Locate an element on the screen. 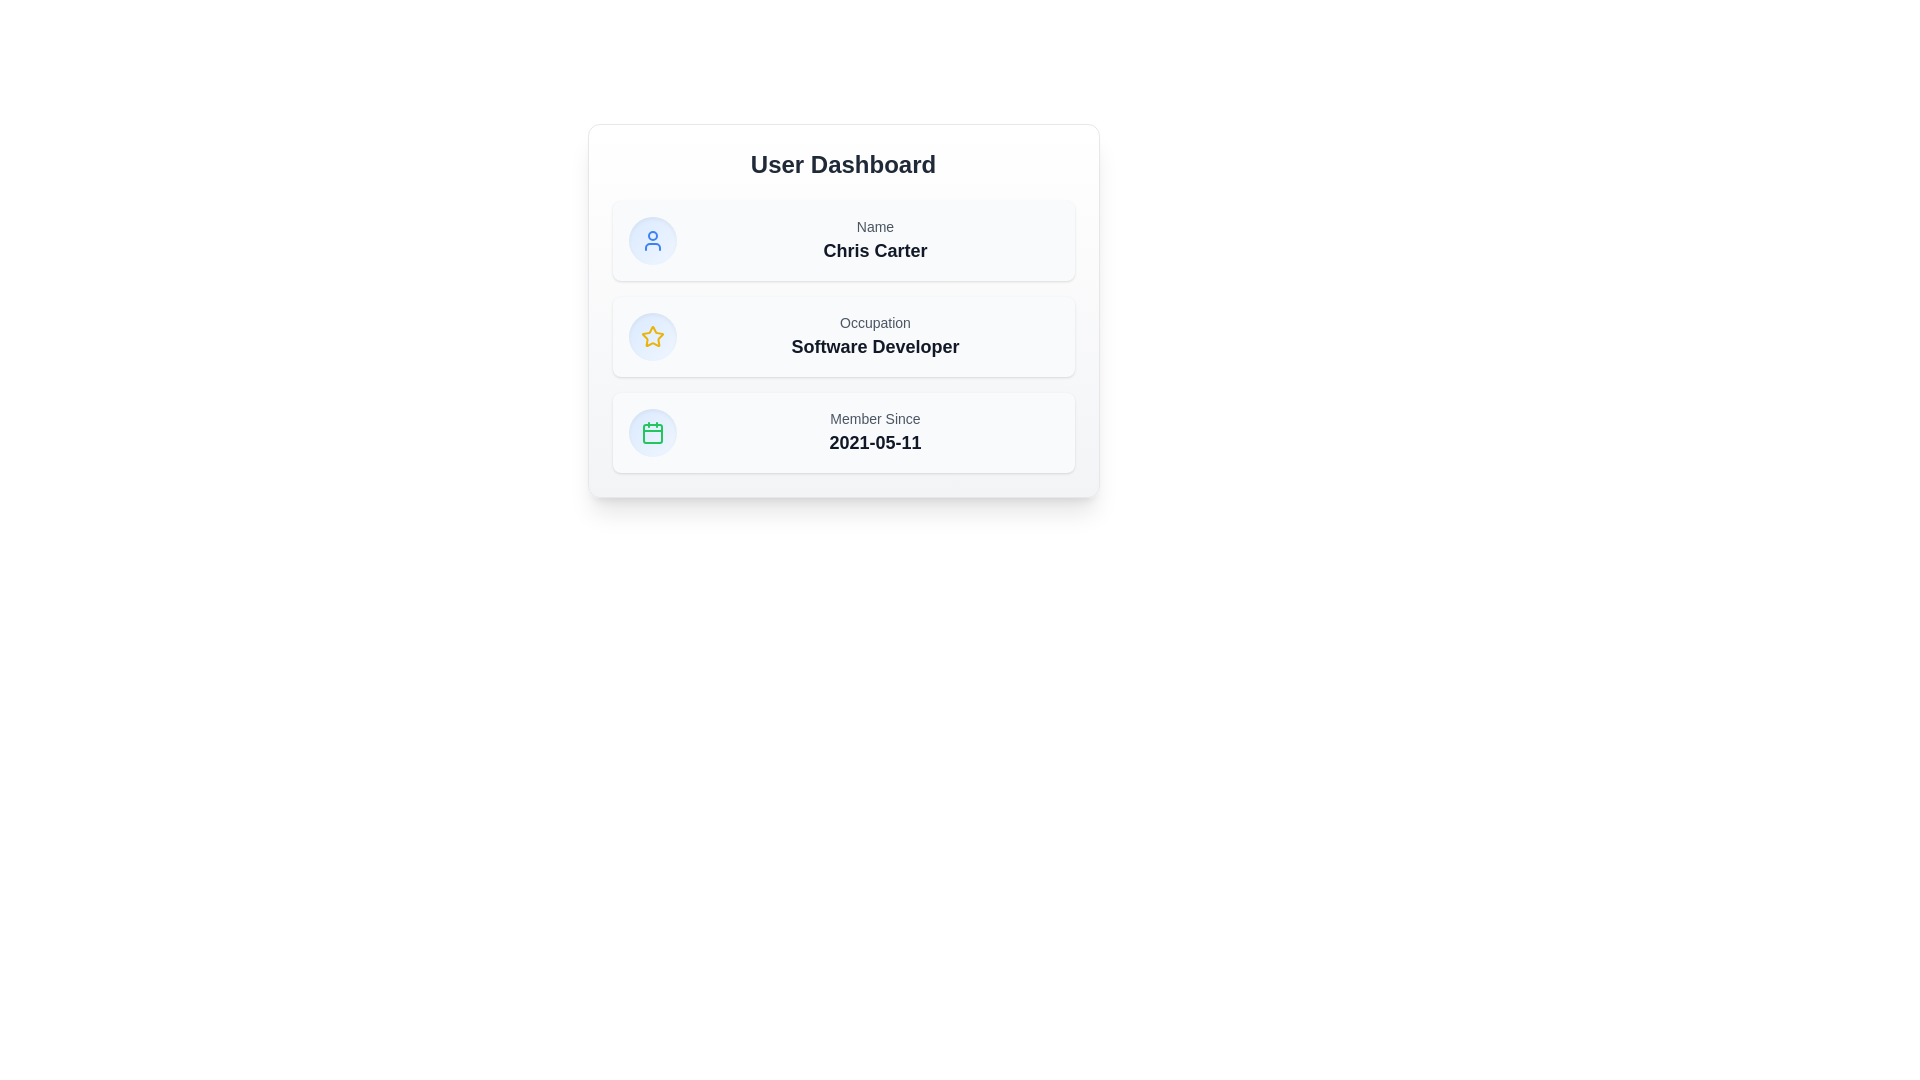  the text block displaying '2021-05-11', which is located beneath the 'Member Since' label in the bottom panel of the card-like section is located at coordinates (875, 442).